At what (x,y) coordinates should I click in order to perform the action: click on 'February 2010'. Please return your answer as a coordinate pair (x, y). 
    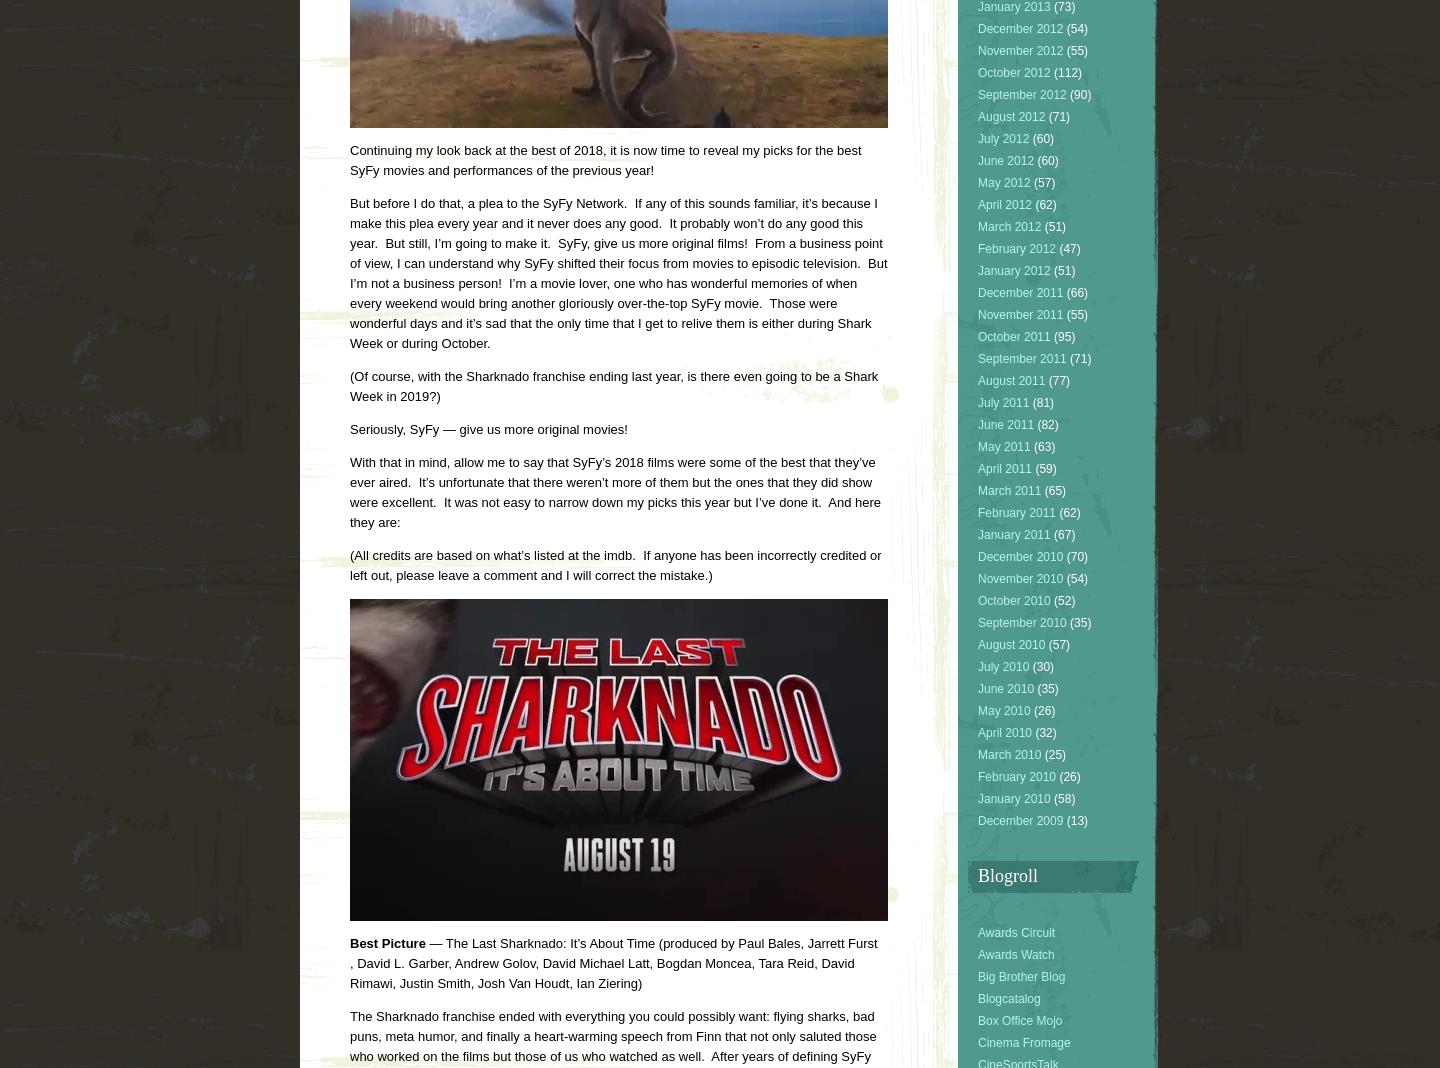
    Looking at the image, I should click on (977, 776).